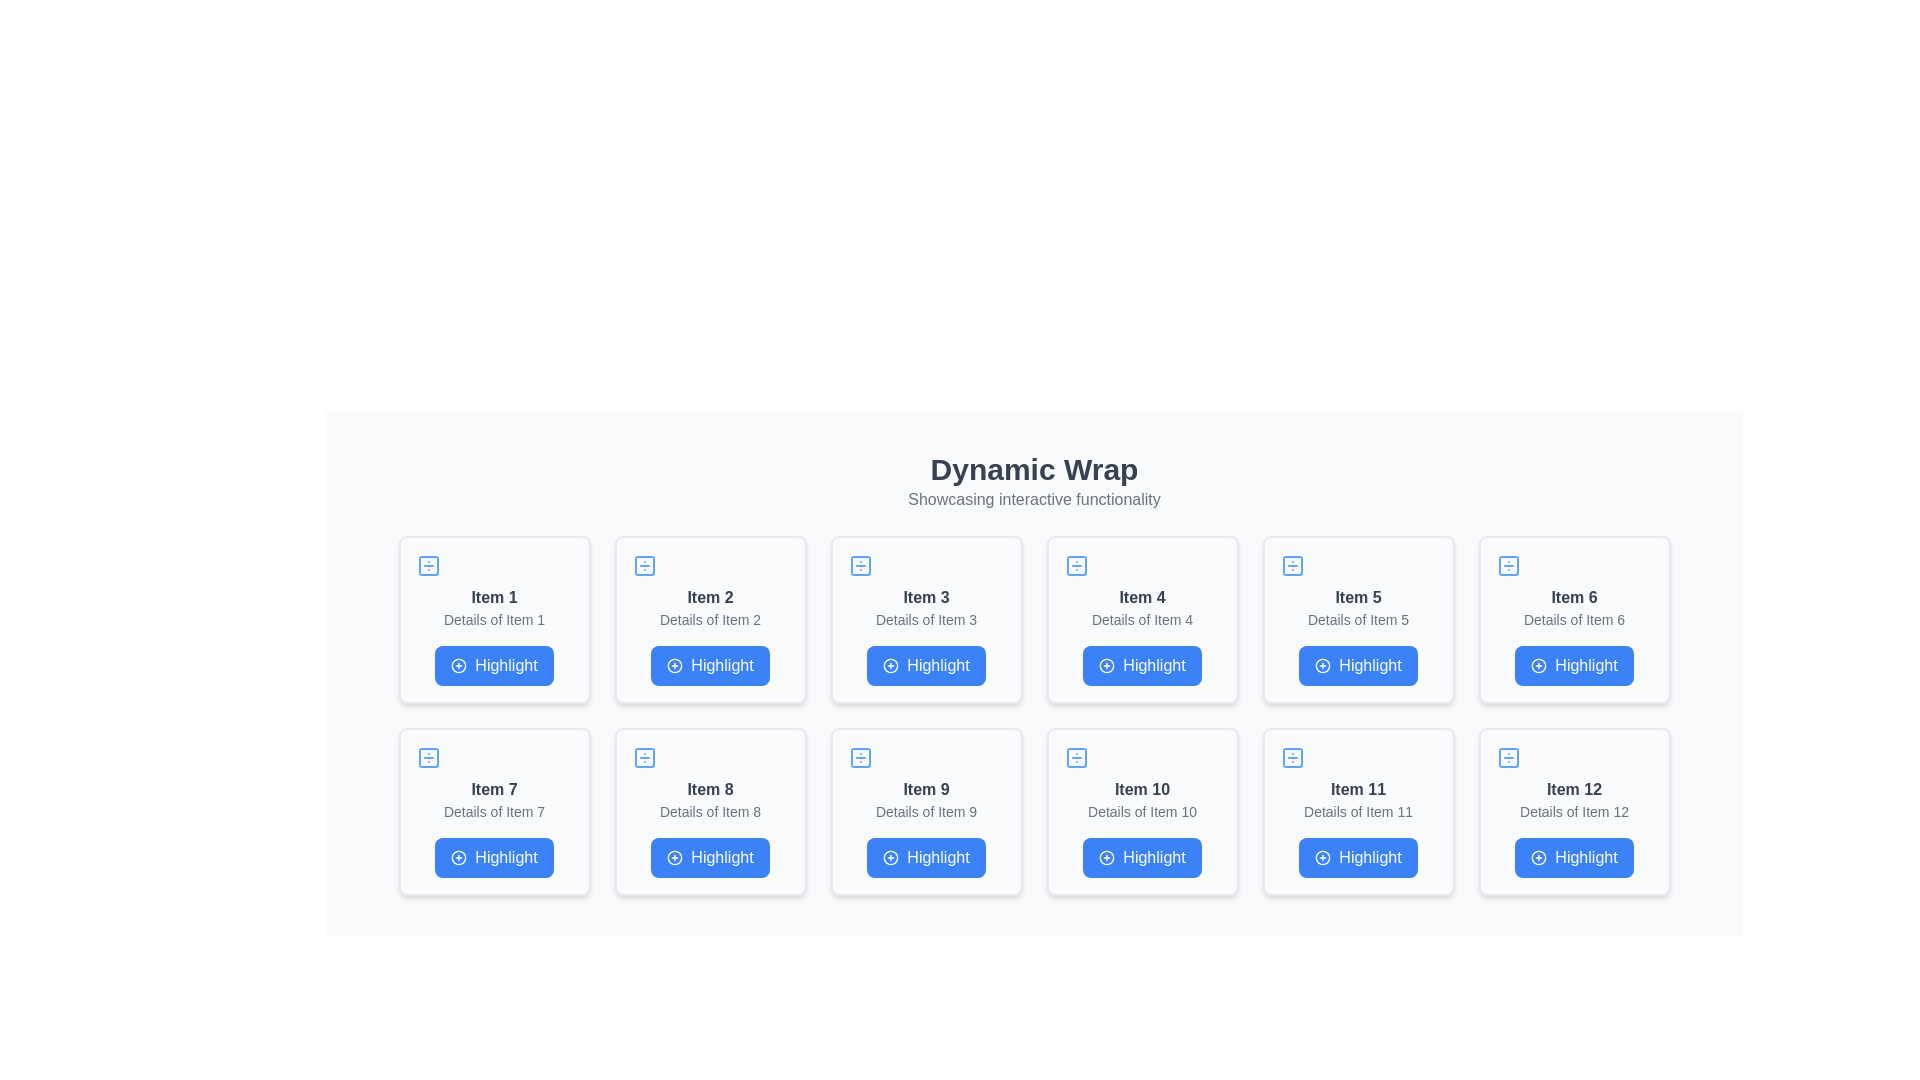  Describe the element at coordinates (1573, 856) in the screenshot. I see `the button located in the bottom section of the 'Item 12' card` at that location.